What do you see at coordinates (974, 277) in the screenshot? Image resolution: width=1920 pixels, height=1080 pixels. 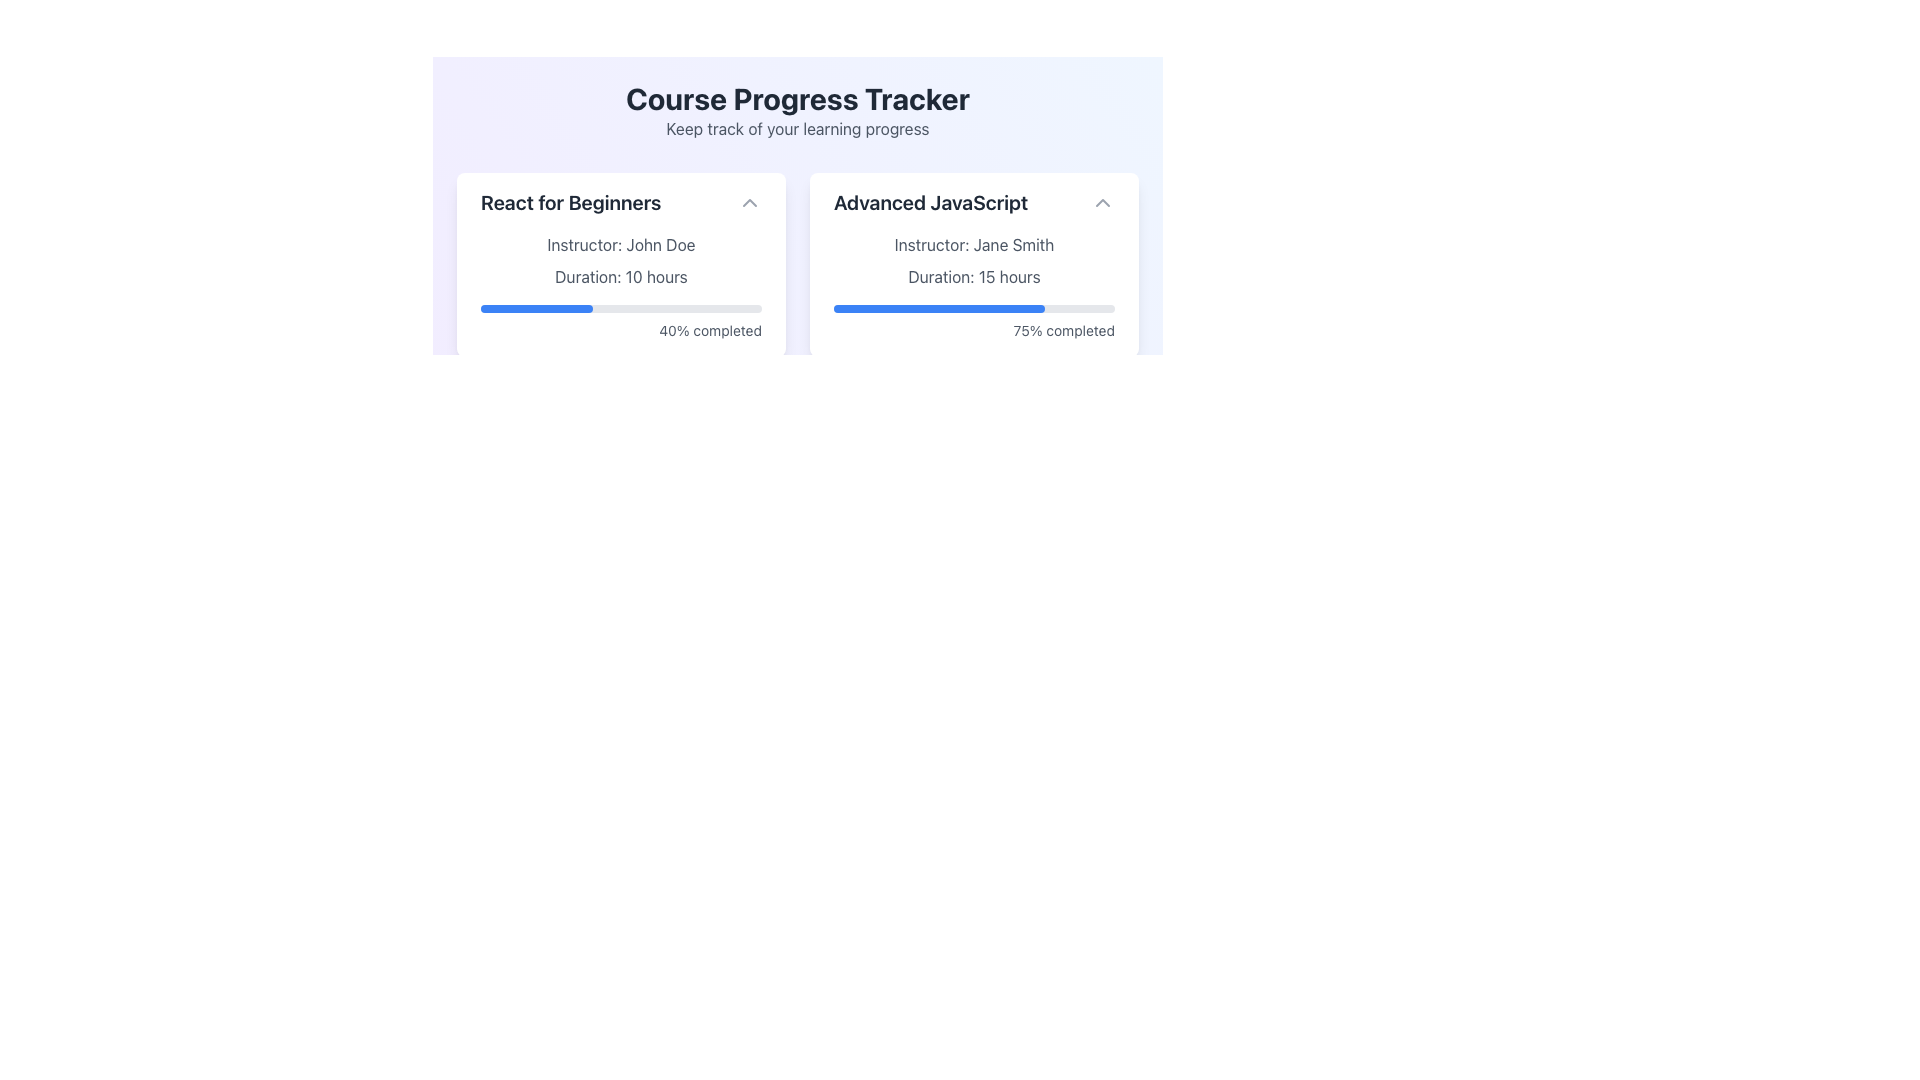 I see `information from the static text label that indicates the duration of the course 'Advanced JavaScript', positioned below 'Instructor: Jane Smith' and above the progress bar` at bounding box center [974, 277].